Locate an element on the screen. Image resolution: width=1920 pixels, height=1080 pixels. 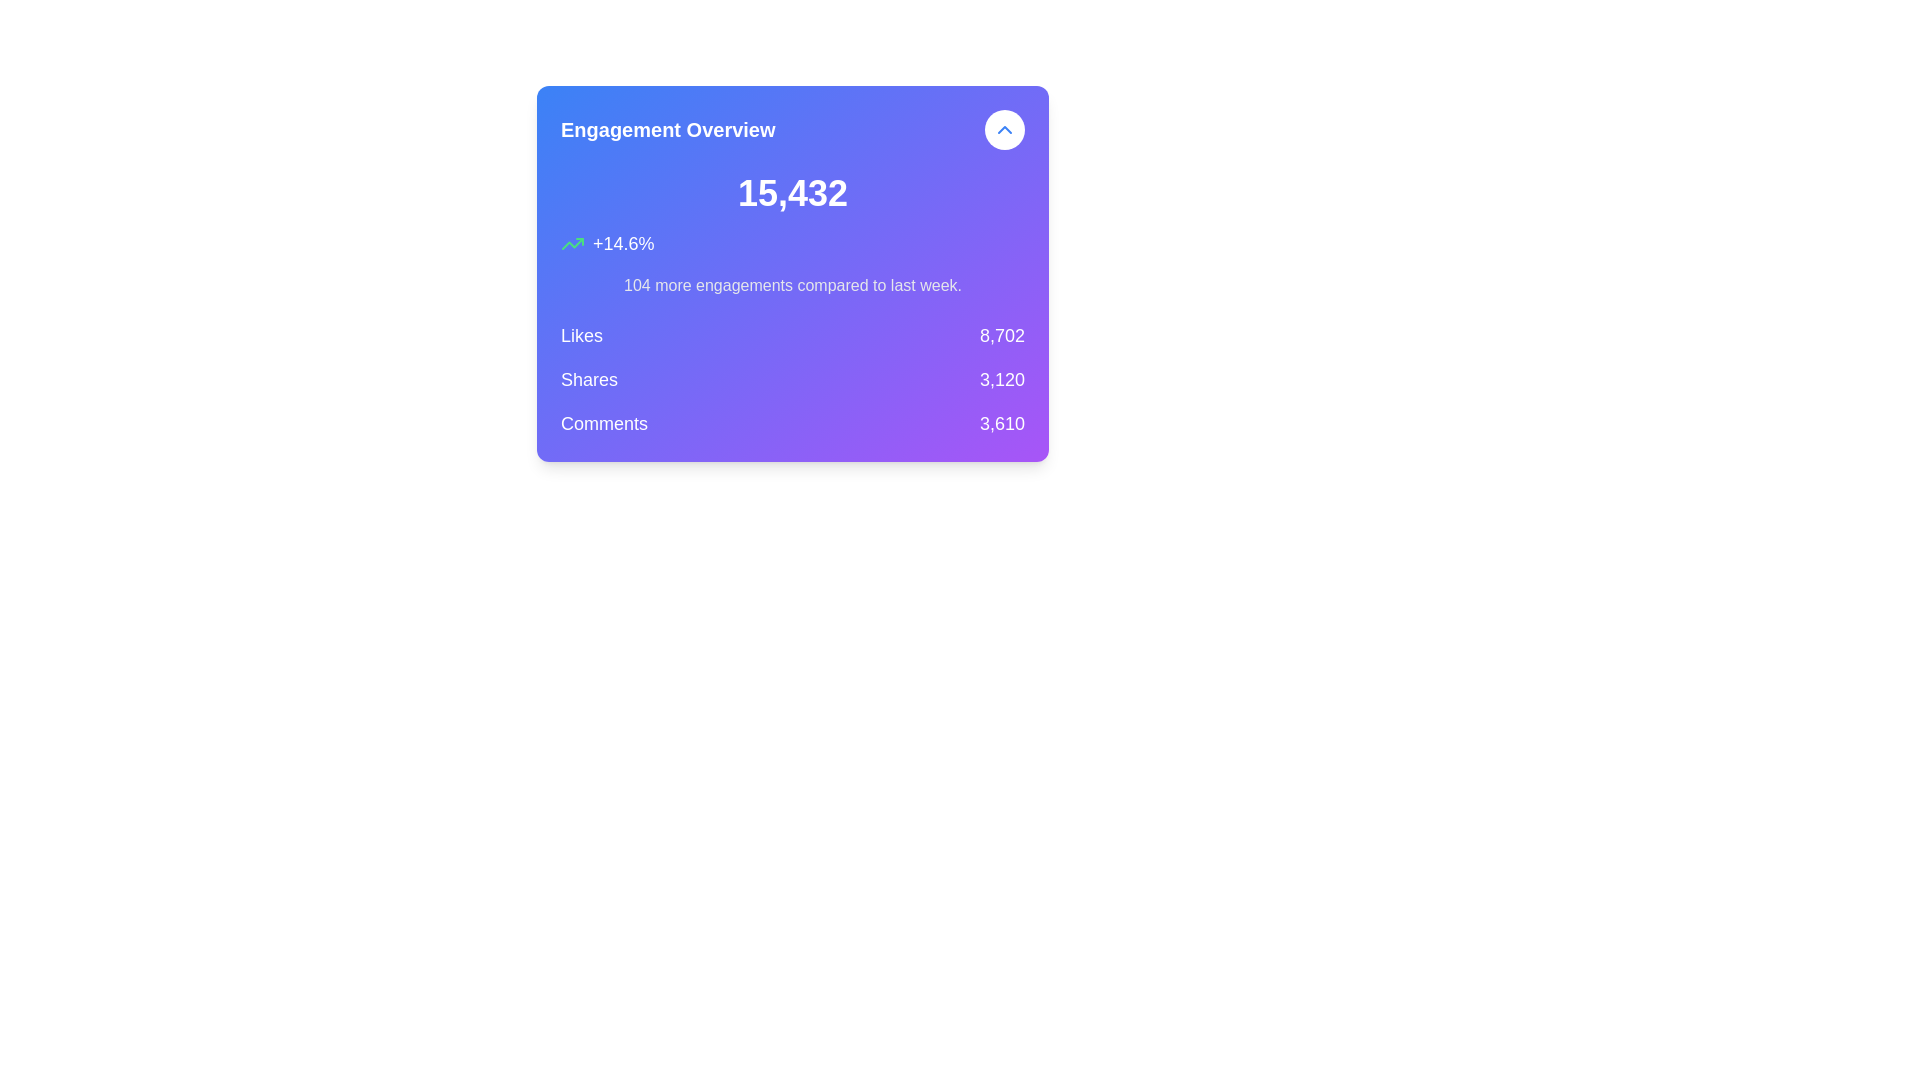
the 'Shares' statistic display element that shows the value '3,120', positioned between 'Likes' and 'Comments' in the vertical list is located at coordinates (791, 380).